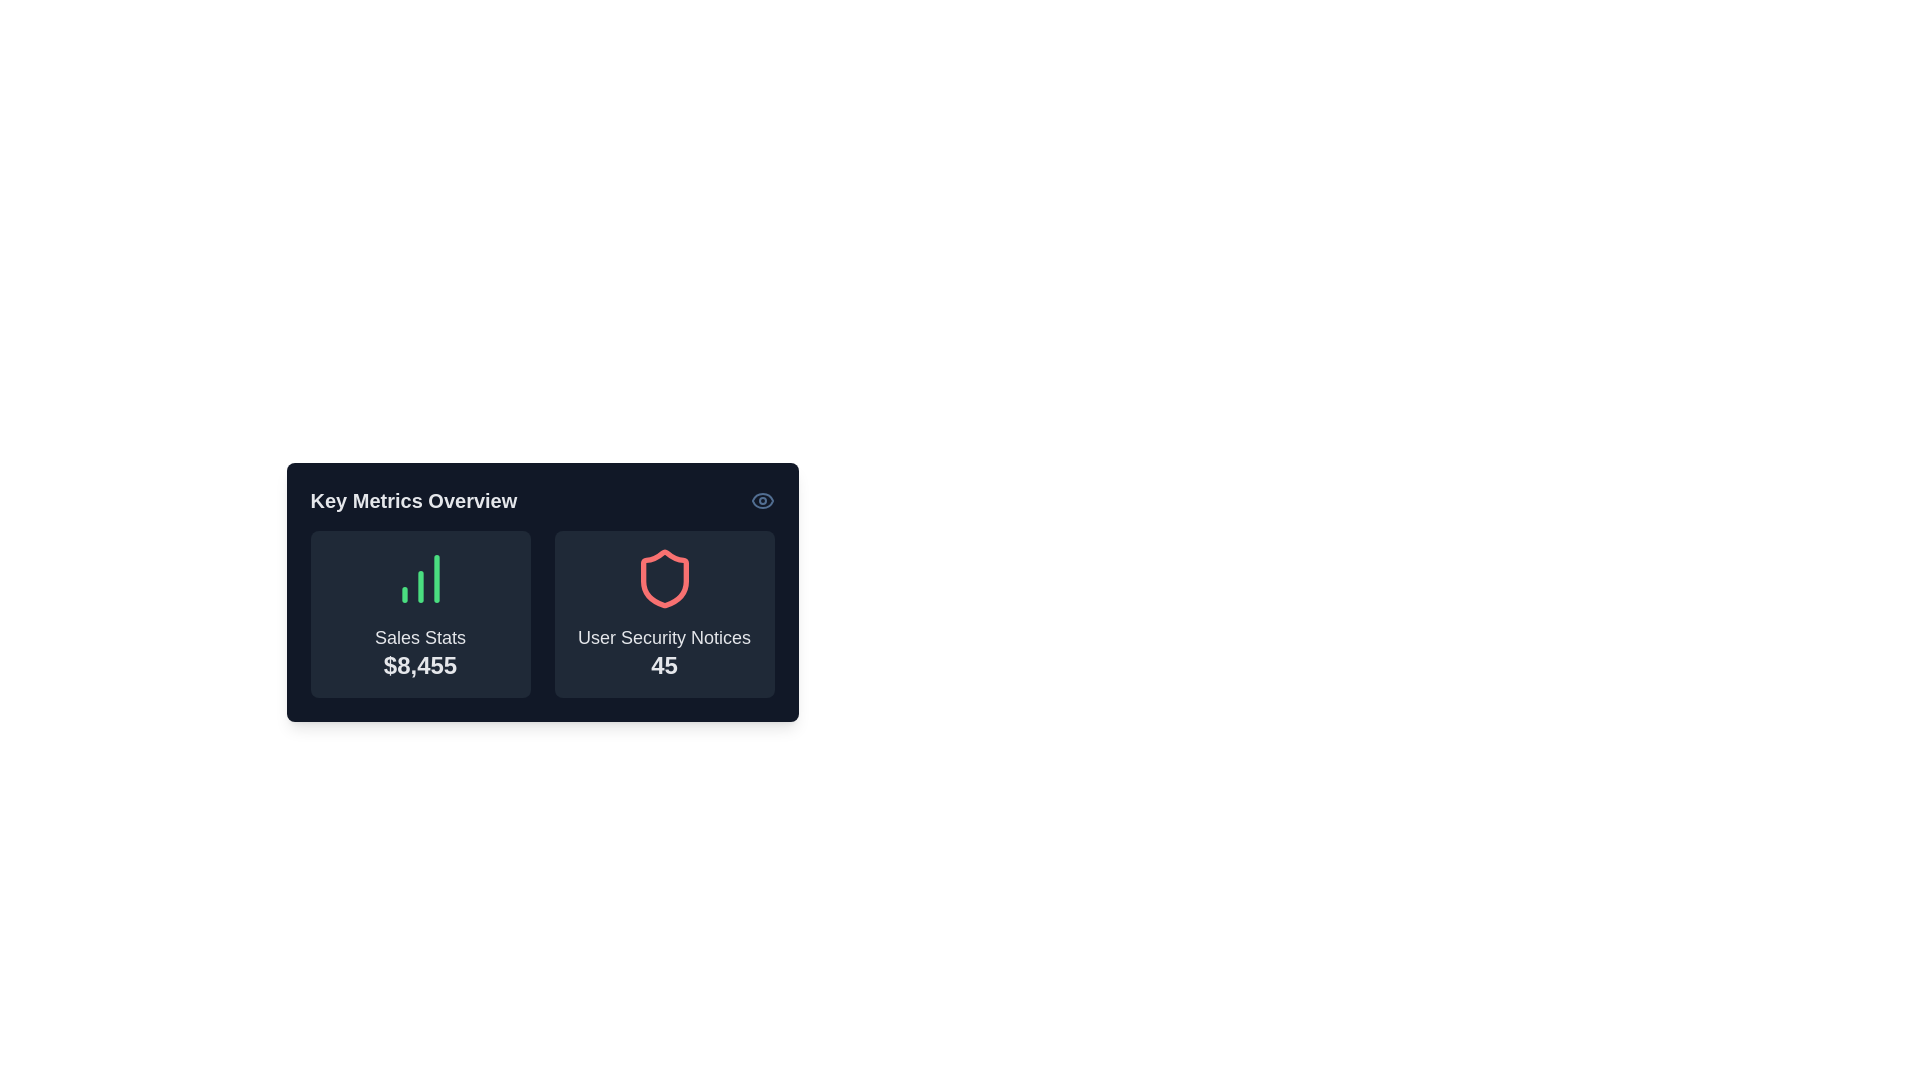 The width and height of the screenshot is (1920, 1080). Describe the element at coordinates (664, 665) in the screenshot. I see `the numerical indicator label for 'User Security Notices' to possibly reveal additional information` at that location.